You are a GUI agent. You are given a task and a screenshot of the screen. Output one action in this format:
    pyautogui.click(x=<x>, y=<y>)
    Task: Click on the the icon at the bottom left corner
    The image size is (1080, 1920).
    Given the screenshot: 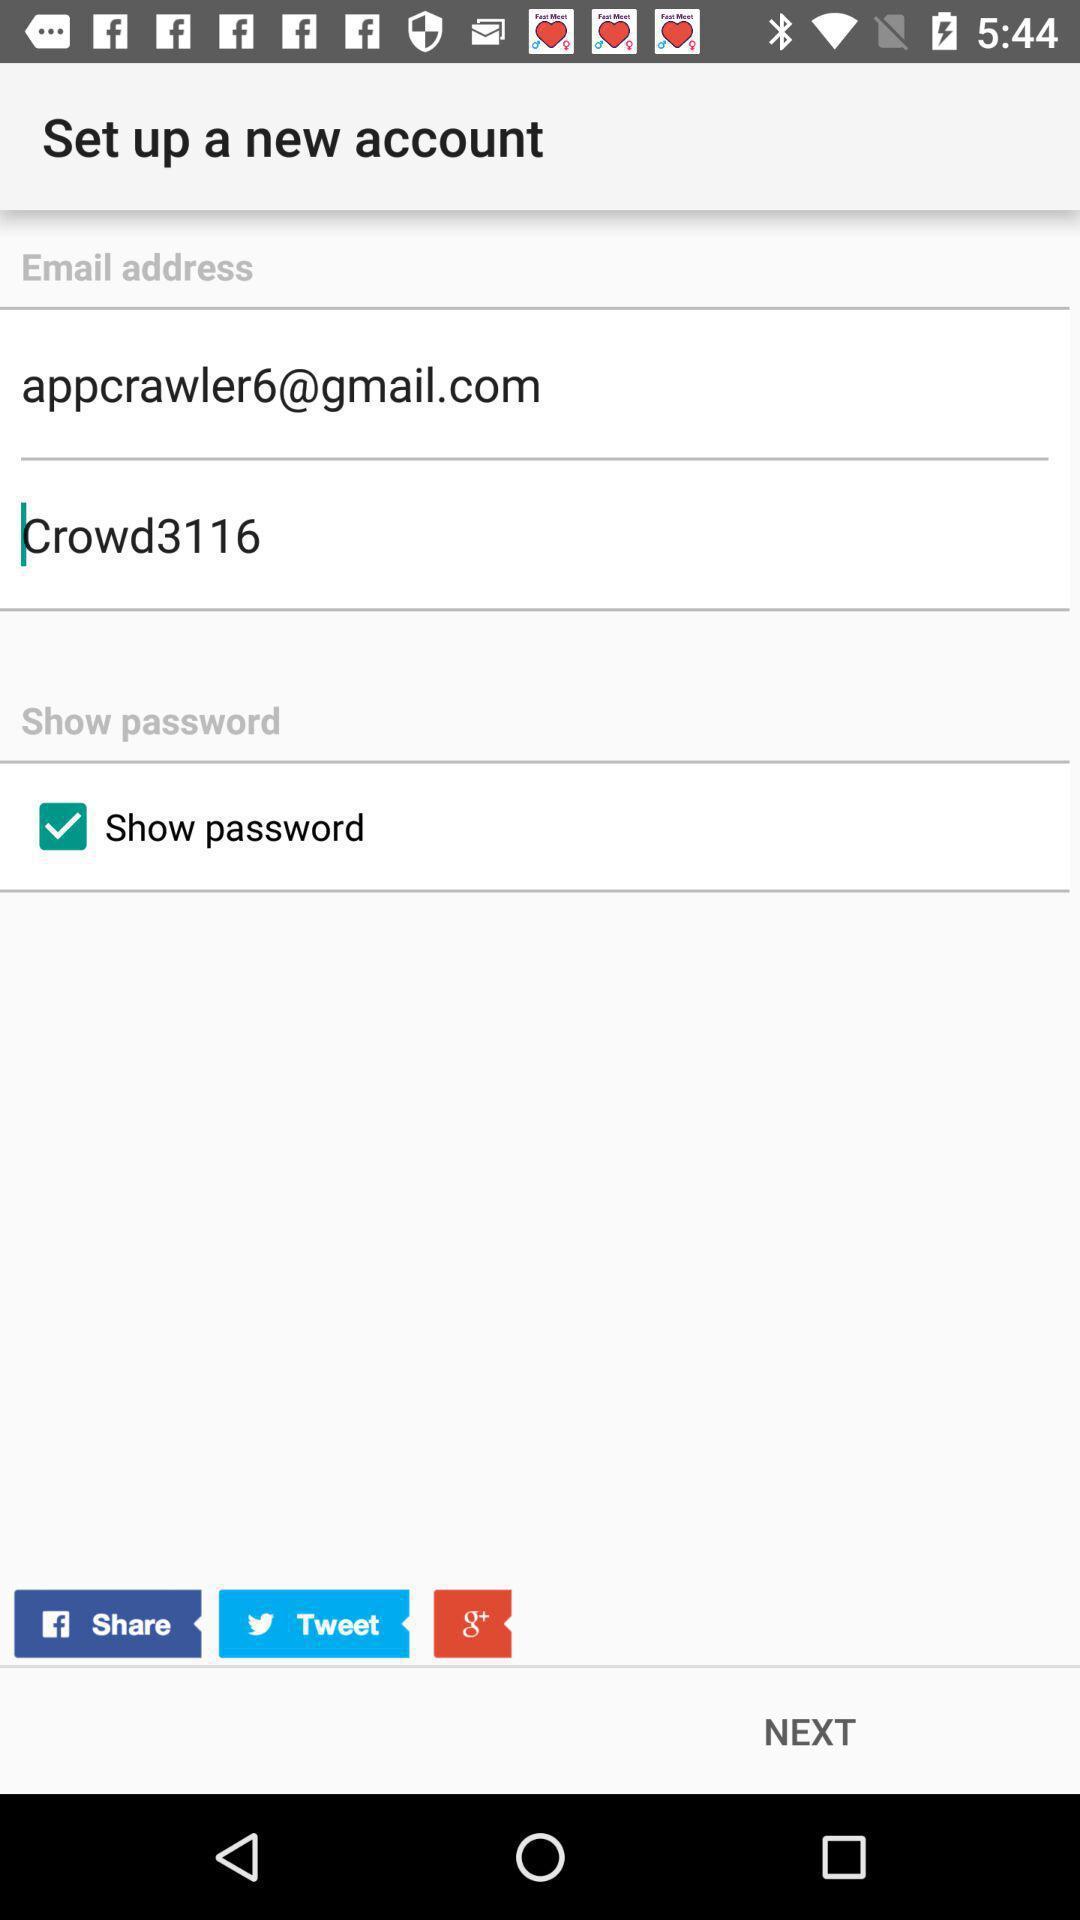 What is the action you would take?
    pyautogui.click(x=261, y=1624)
    